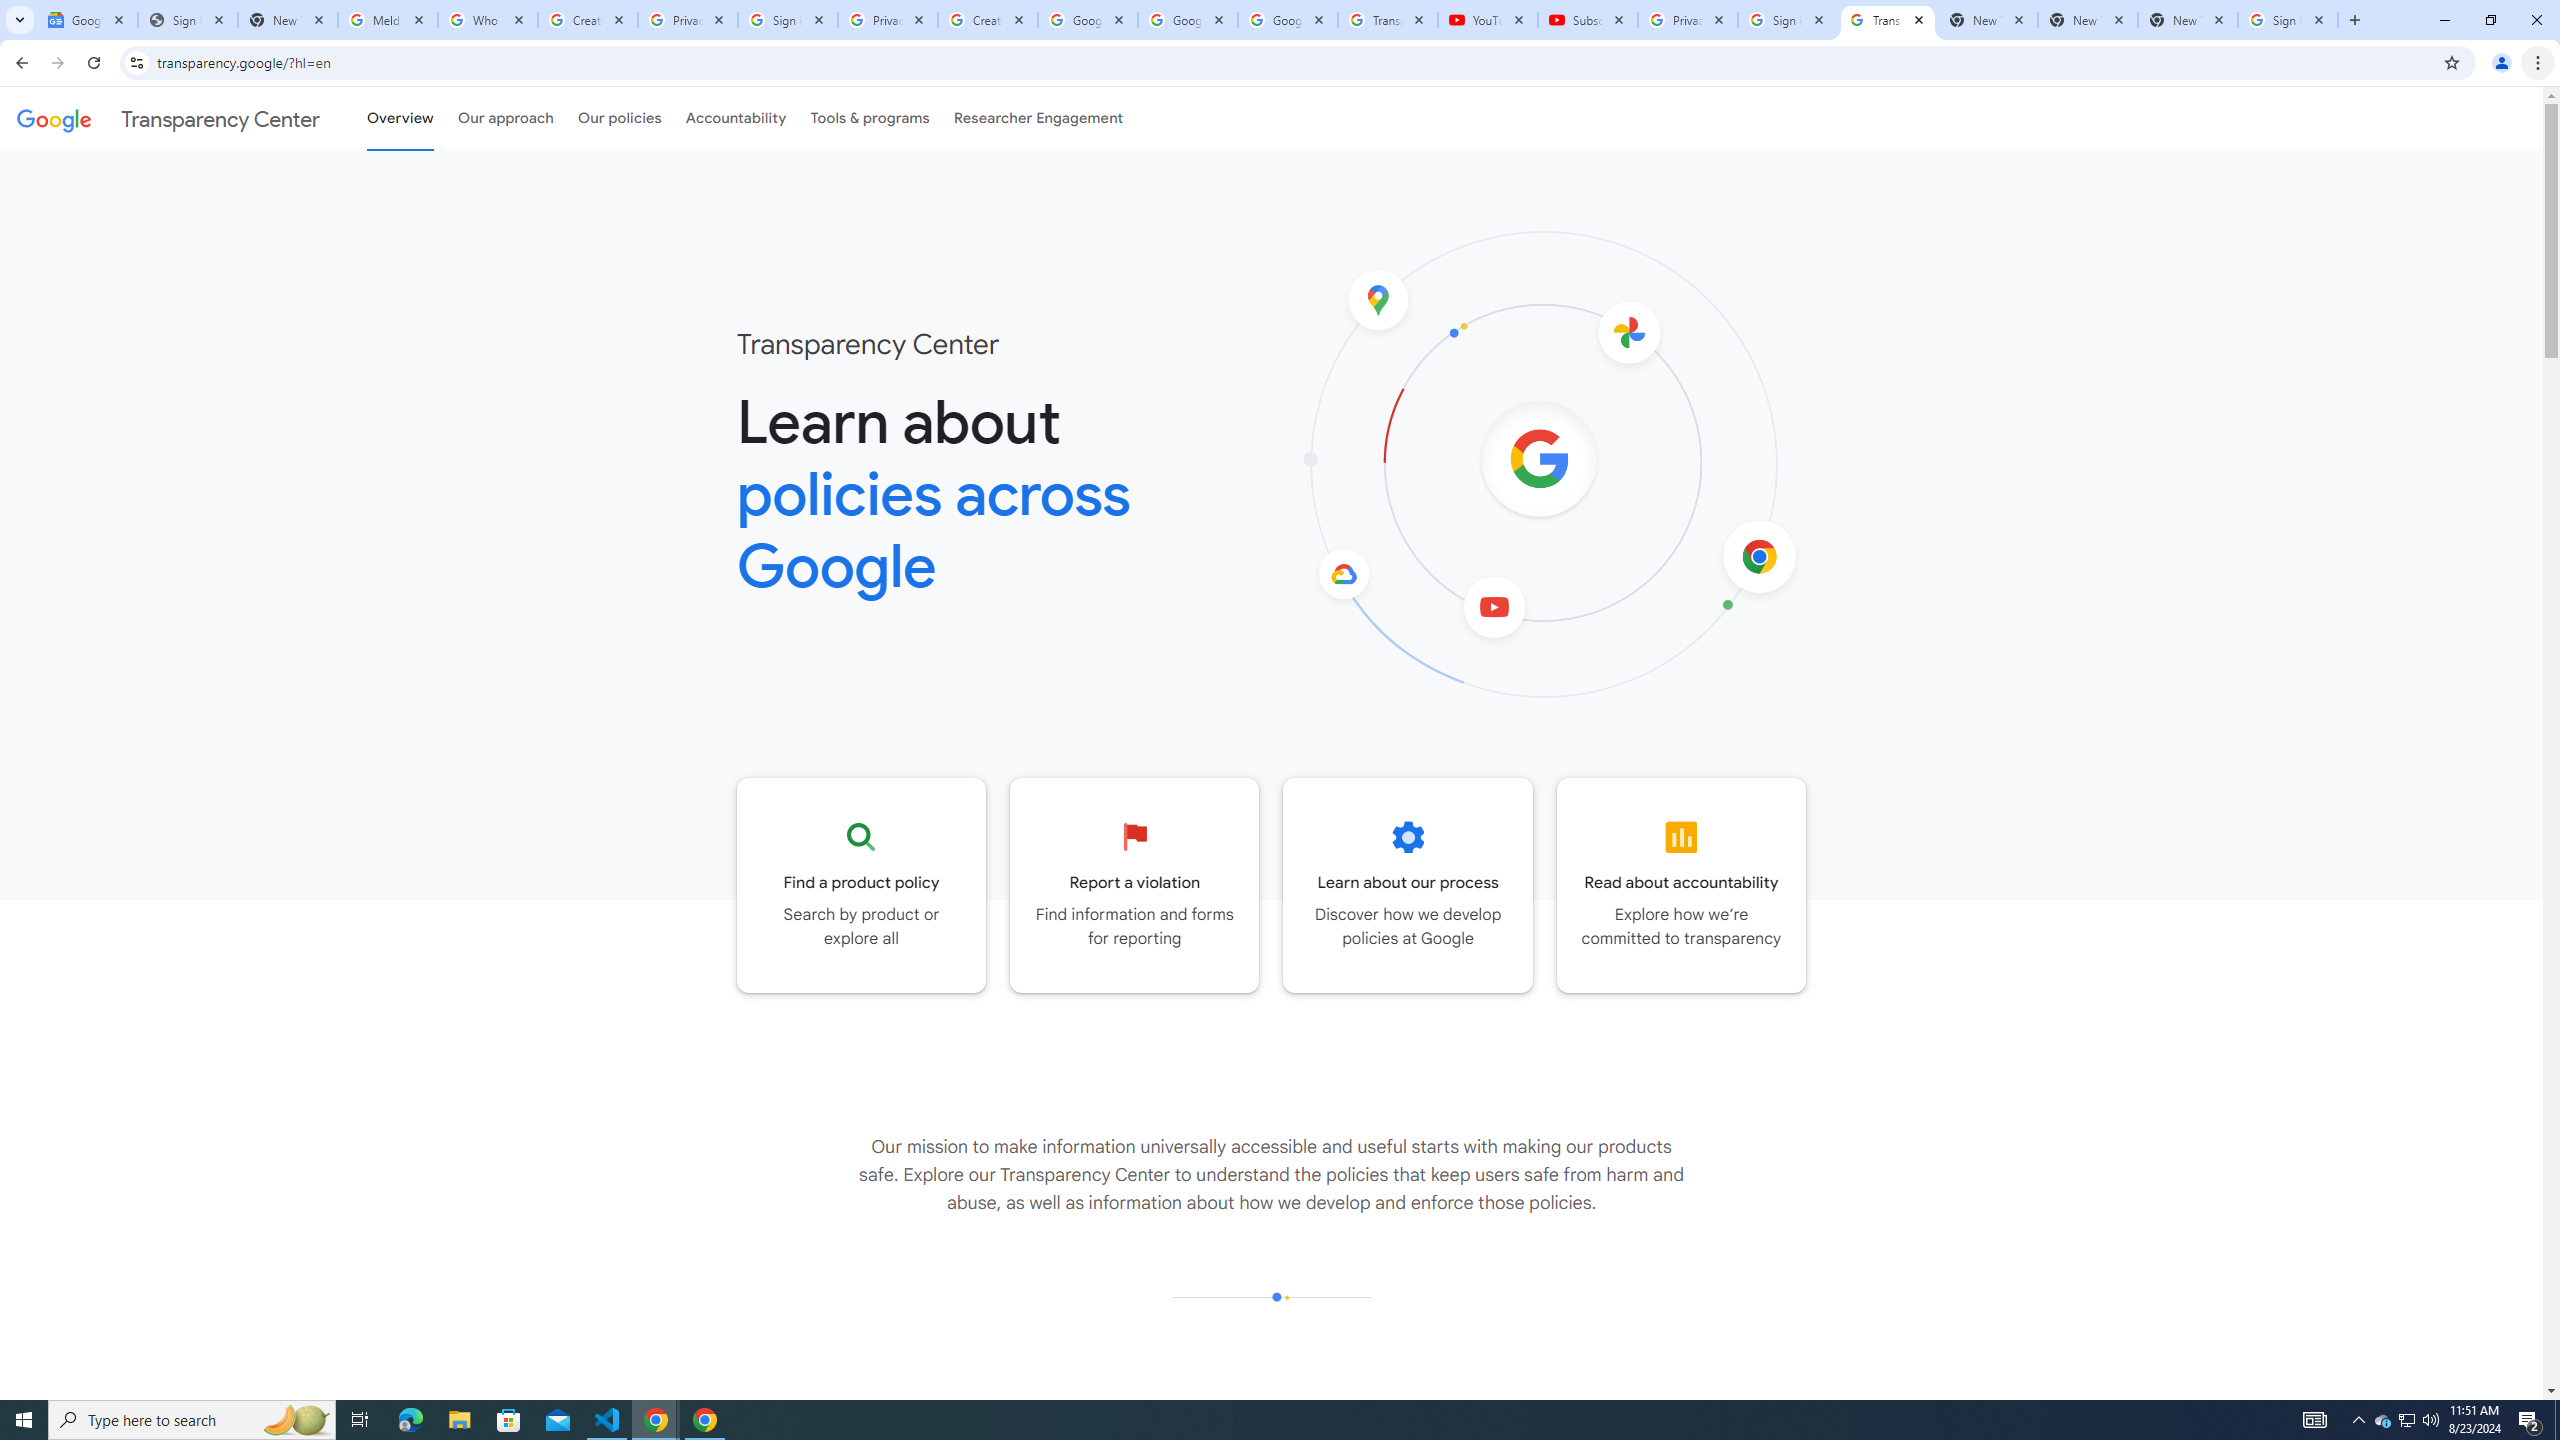 Image resolution: width=2560 pixels, height=1440 pixels. What do you see at coordinates (987, 19) in the screenshot?
I see `'Create your Google Account'` at bounding box center [987, 19].